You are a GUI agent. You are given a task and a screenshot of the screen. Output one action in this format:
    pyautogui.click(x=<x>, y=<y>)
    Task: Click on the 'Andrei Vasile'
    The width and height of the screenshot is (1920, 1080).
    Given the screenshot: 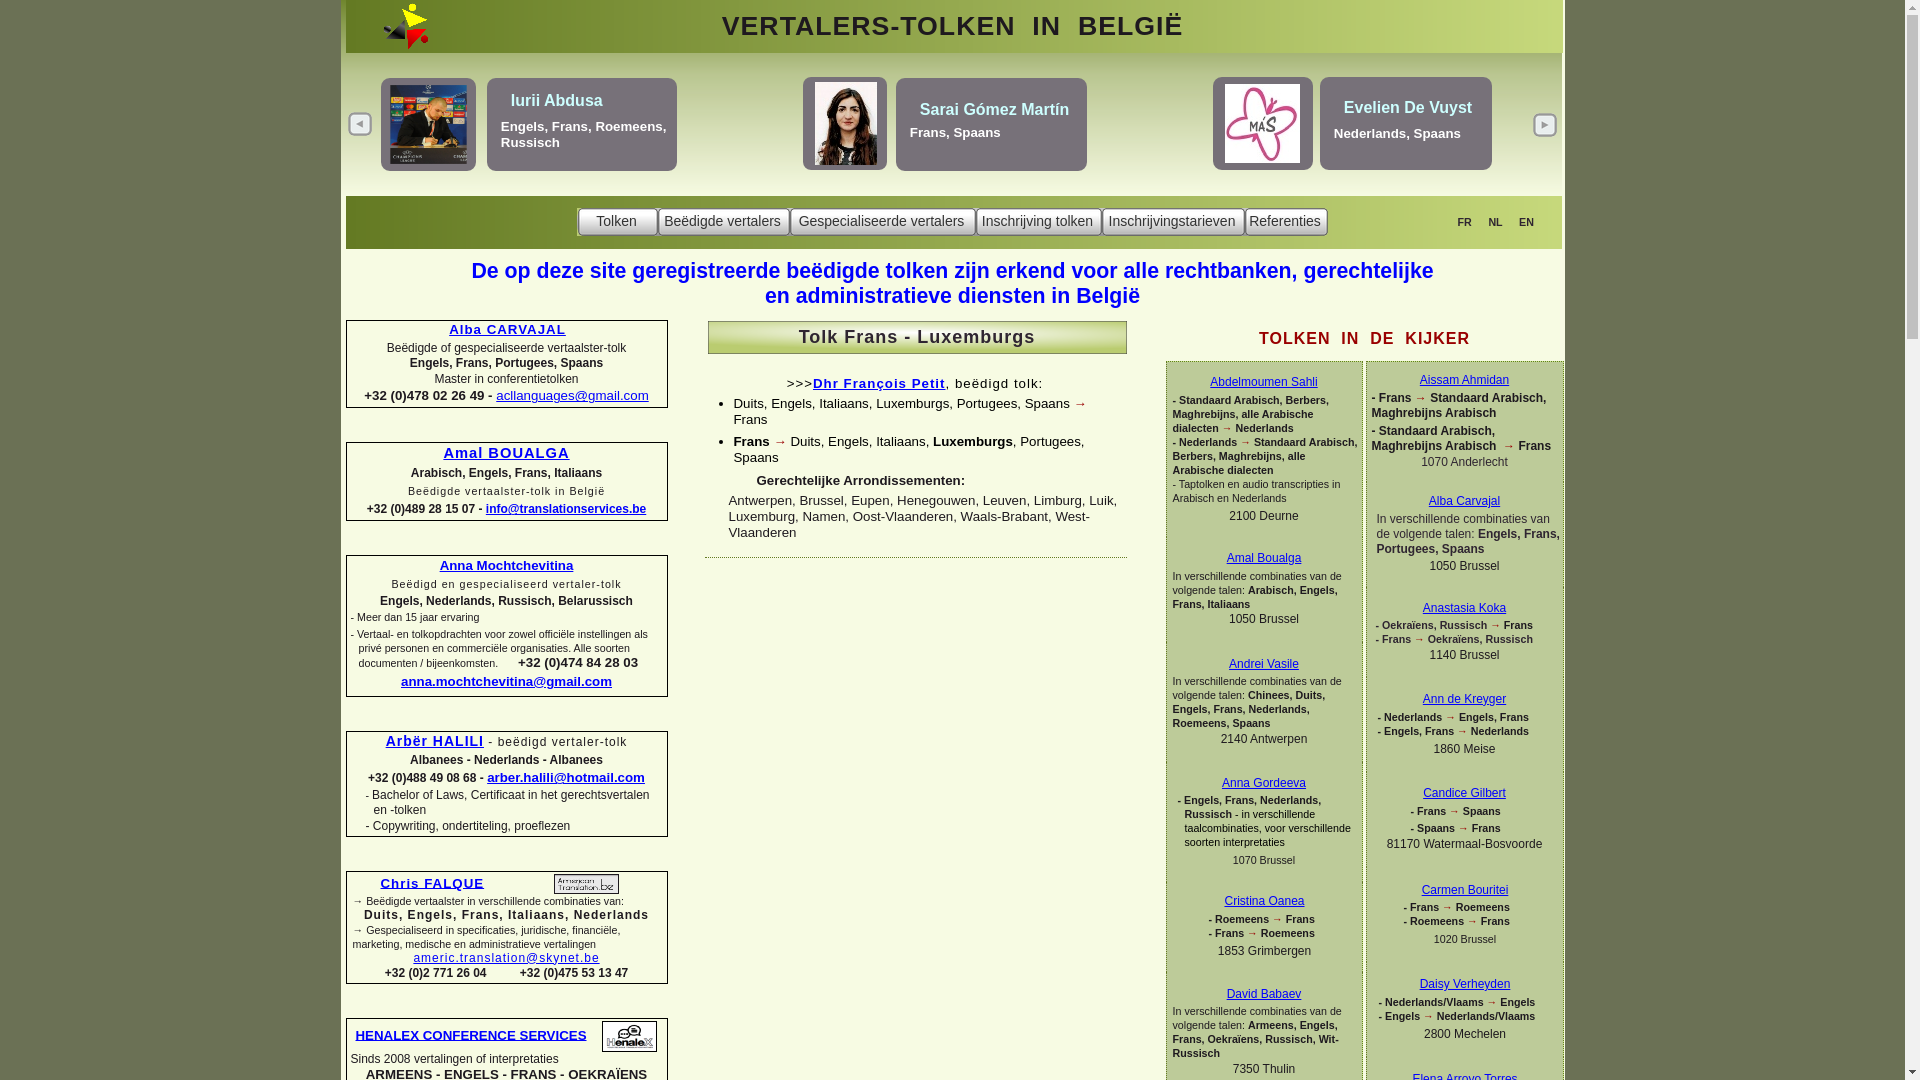 What is the action you would take?
    pyautogui.click(x=1262, y=663)
    